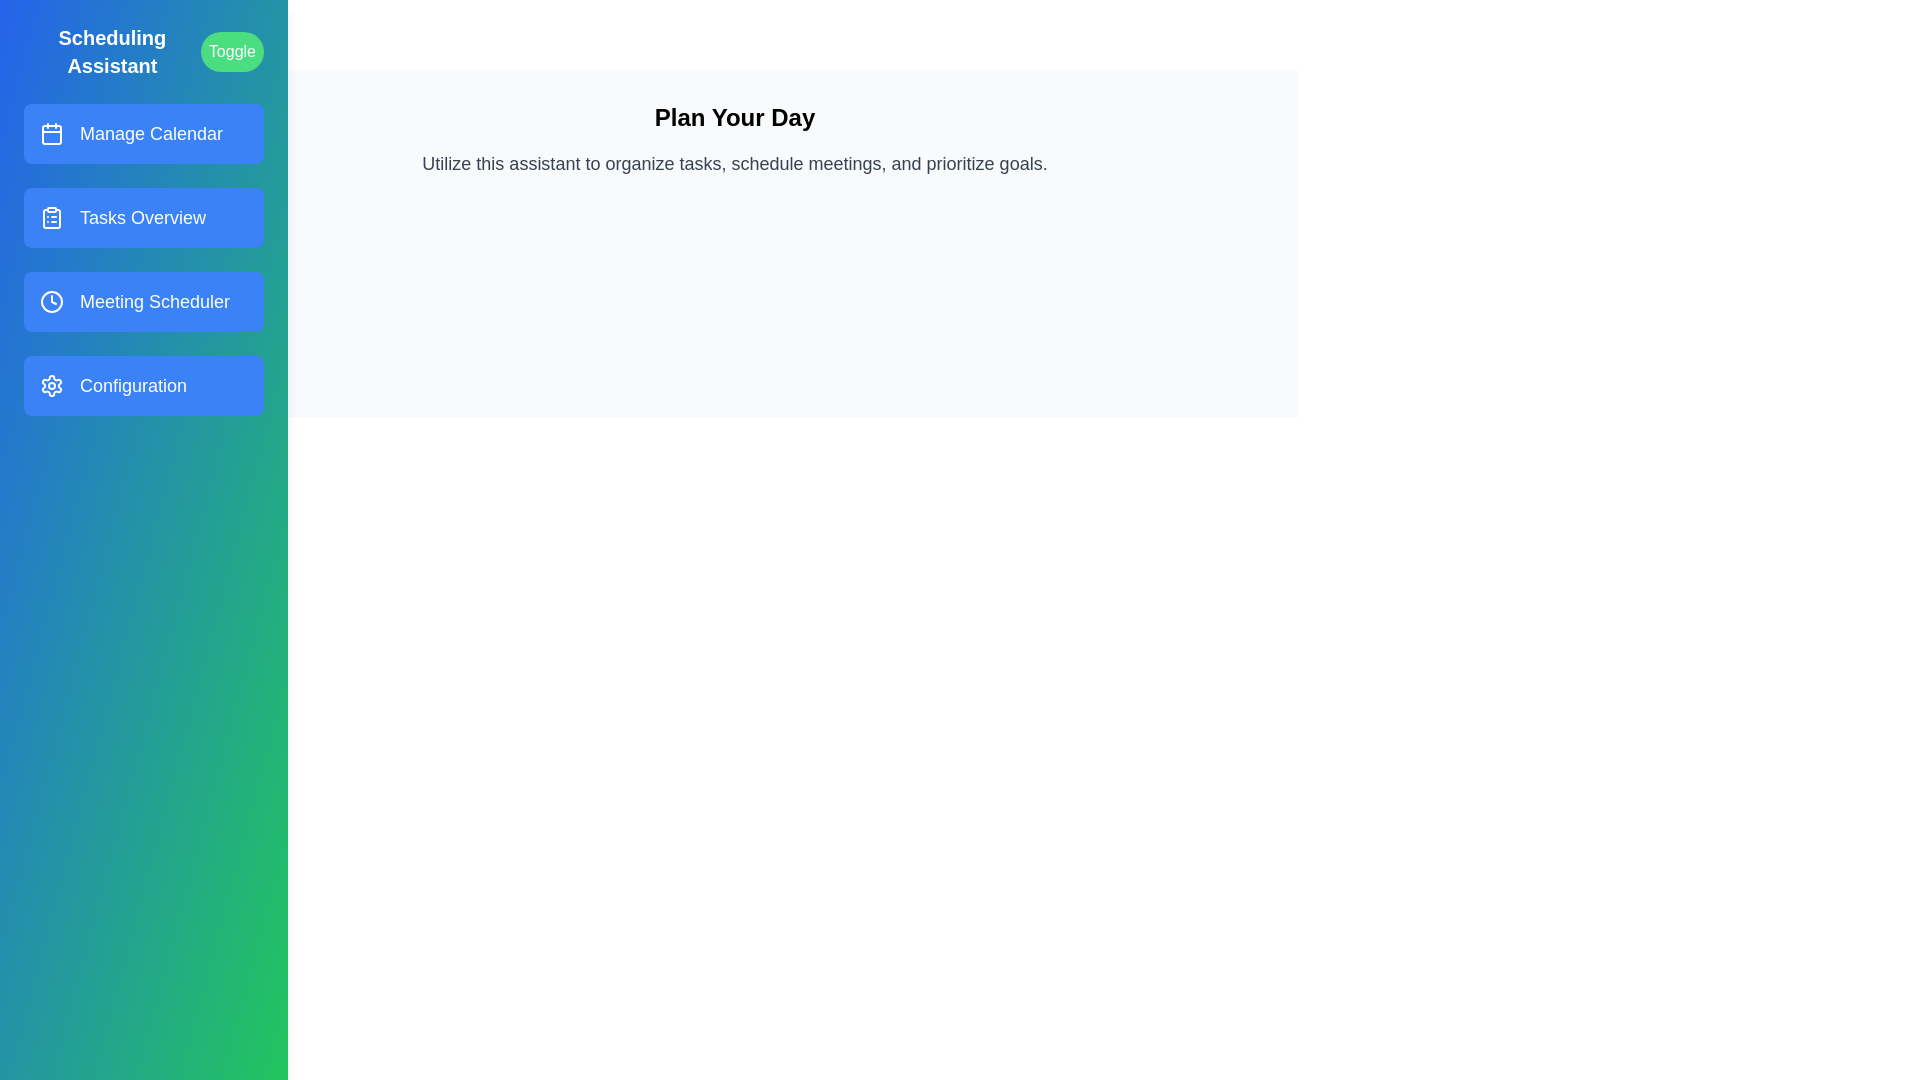  What do you see at coordinates (231, 50) in the screenshot?
I see `the 'Toggle' button to toggle the drawer state` at bounding box center [231, 50].